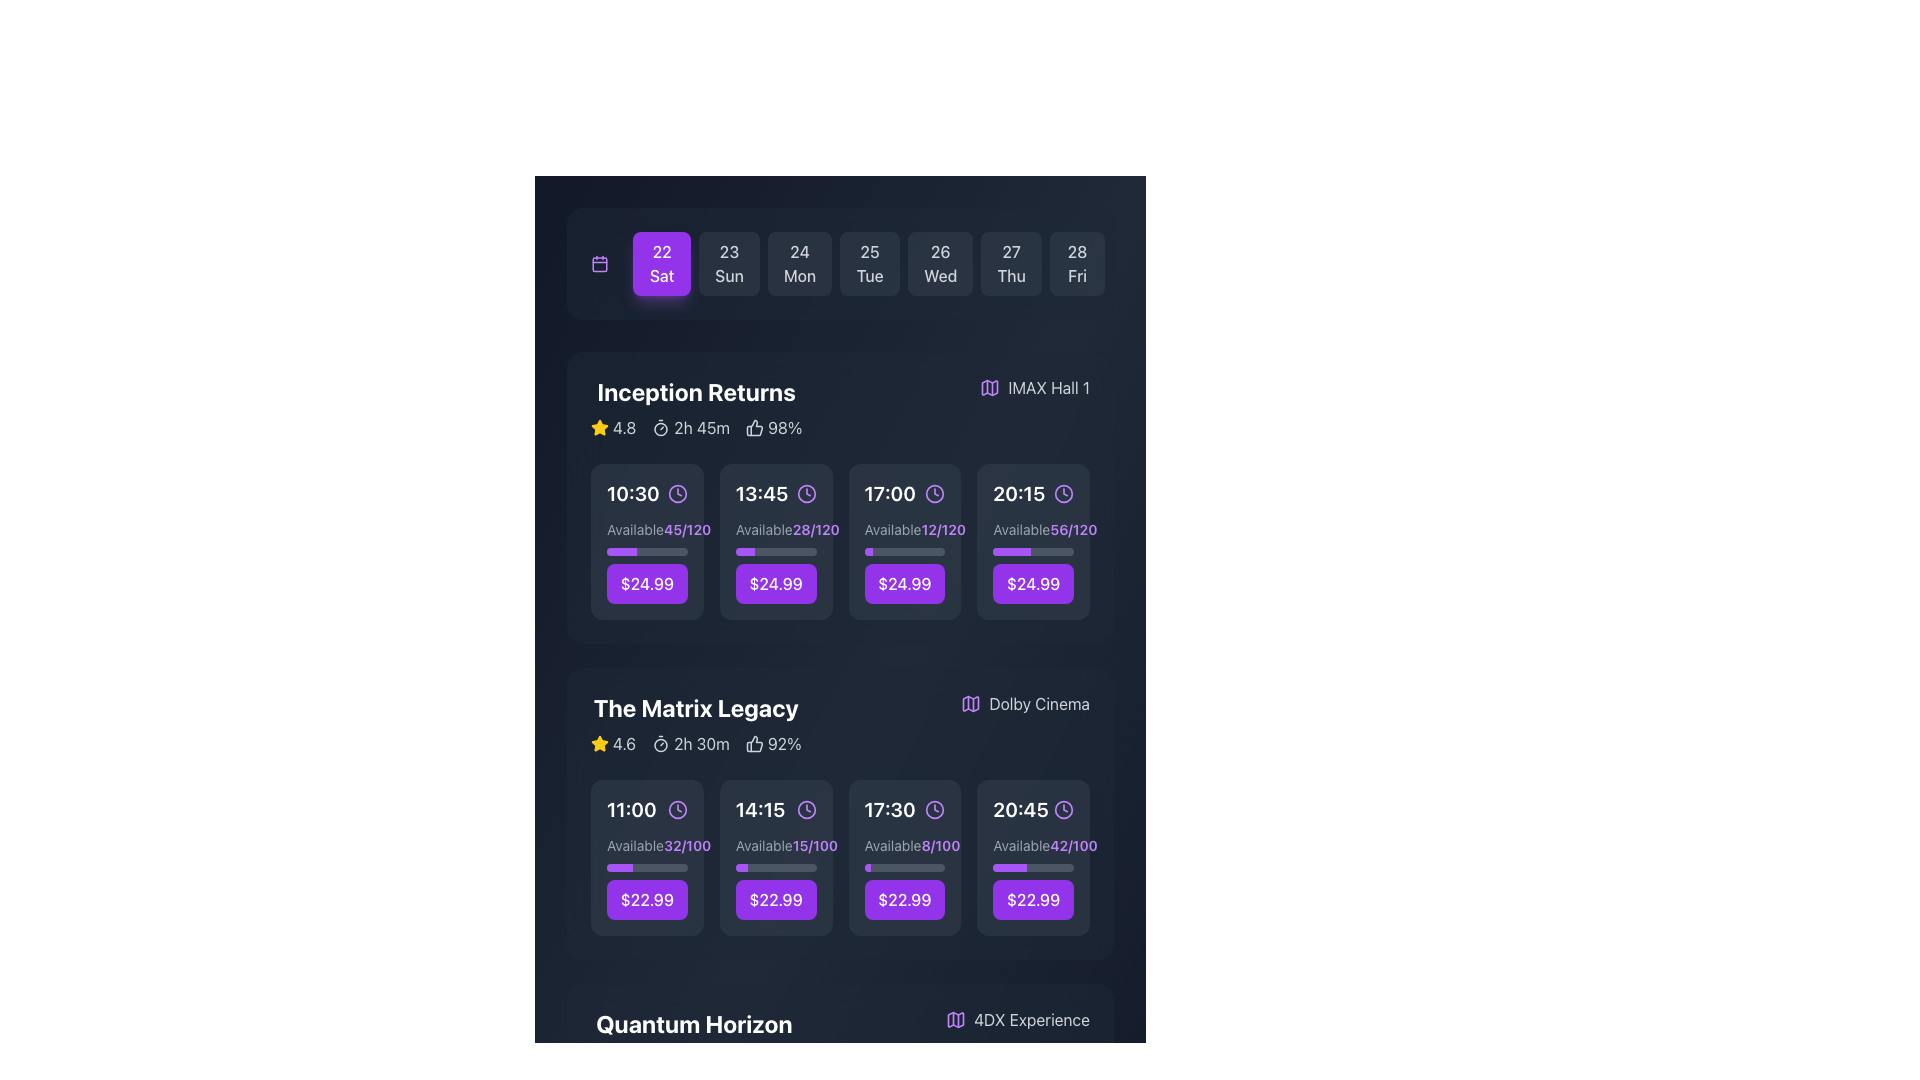  I want to click on the Text label indicating the availability status for the '14:15' time slot under 'The Matrix Legacy' section, so click(763, 845).